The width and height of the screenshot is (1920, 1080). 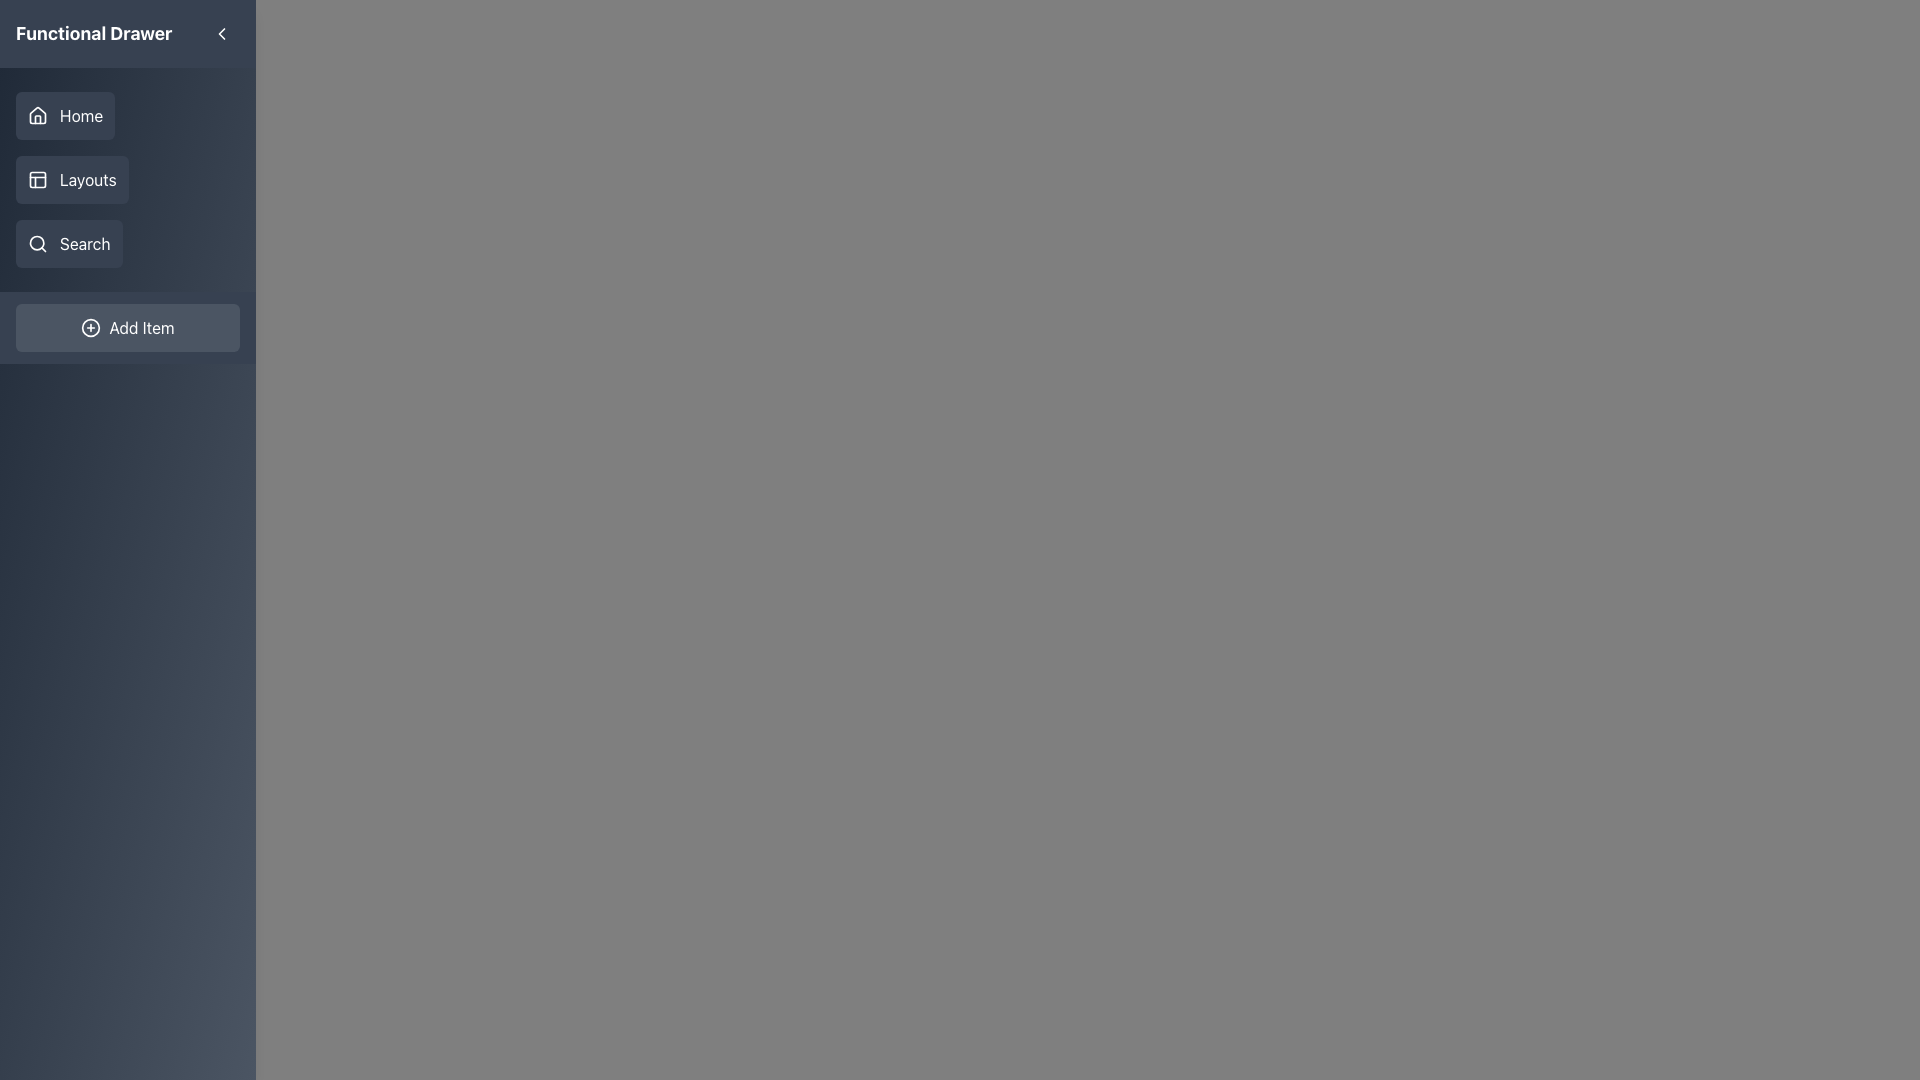 What do you see at coordinates (90, 326) in the screenshot?
I see `the SVG Circle that visually enhances the 'Add Item' button in the sidebar menu` at bounding box center [90, 326].